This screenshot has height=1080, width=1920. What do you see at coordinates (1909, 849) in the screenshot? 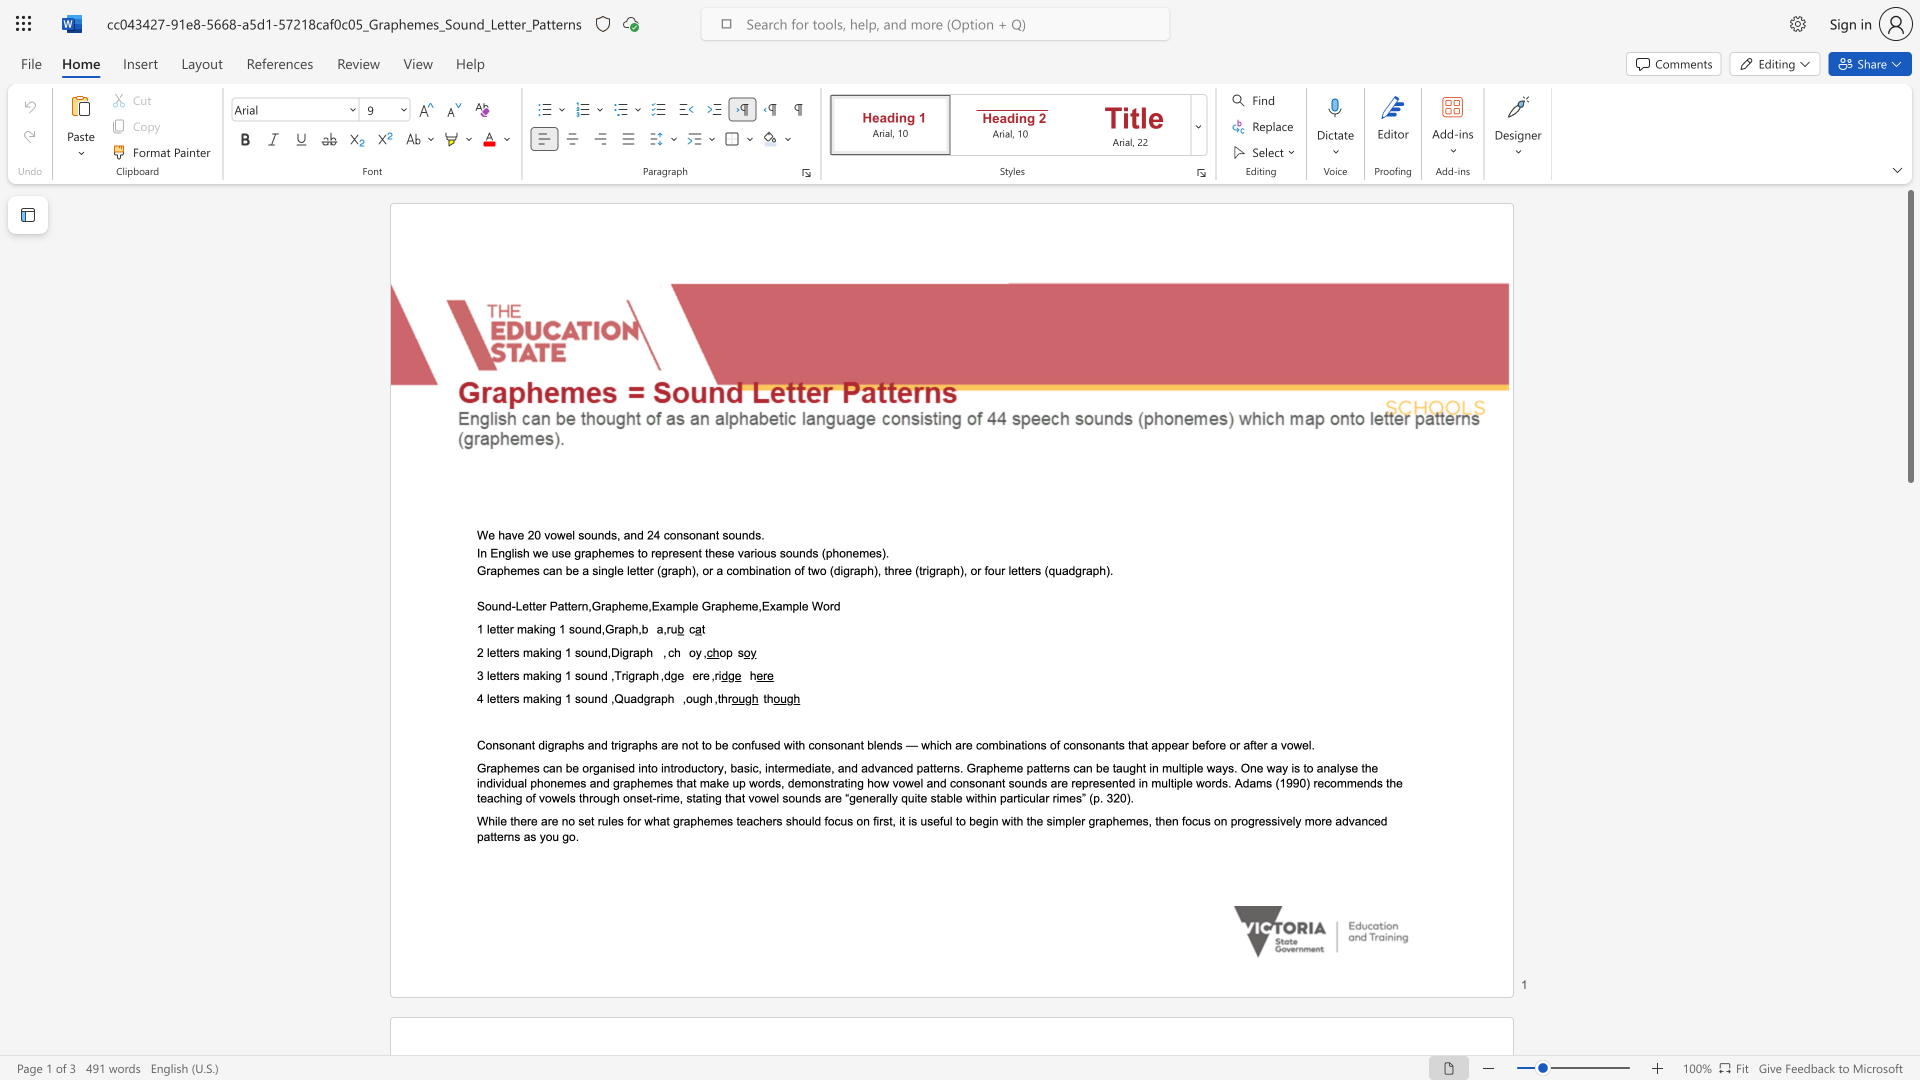
I see `the scrollbar to scroll downward` at bounding box center [1909, 849].